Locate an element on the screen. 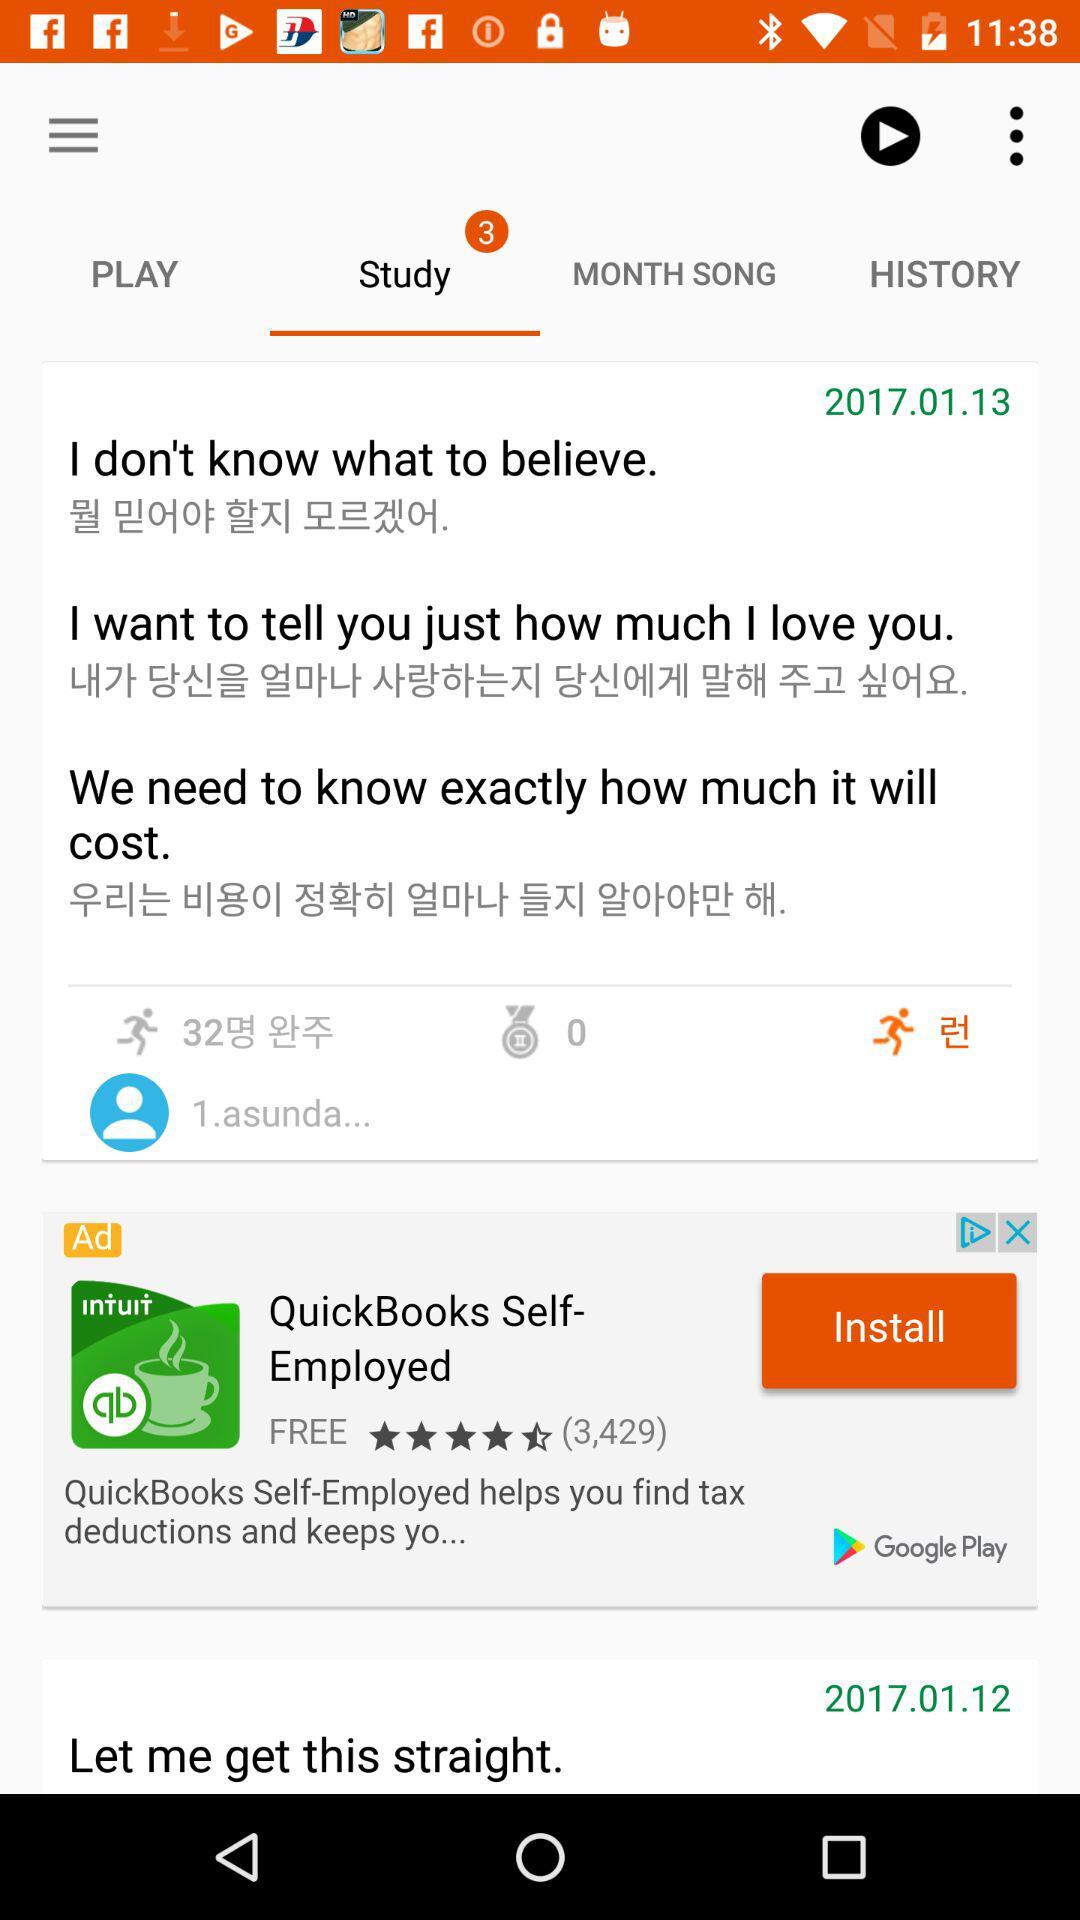  advertisement is located at coordinates (540, 1408).